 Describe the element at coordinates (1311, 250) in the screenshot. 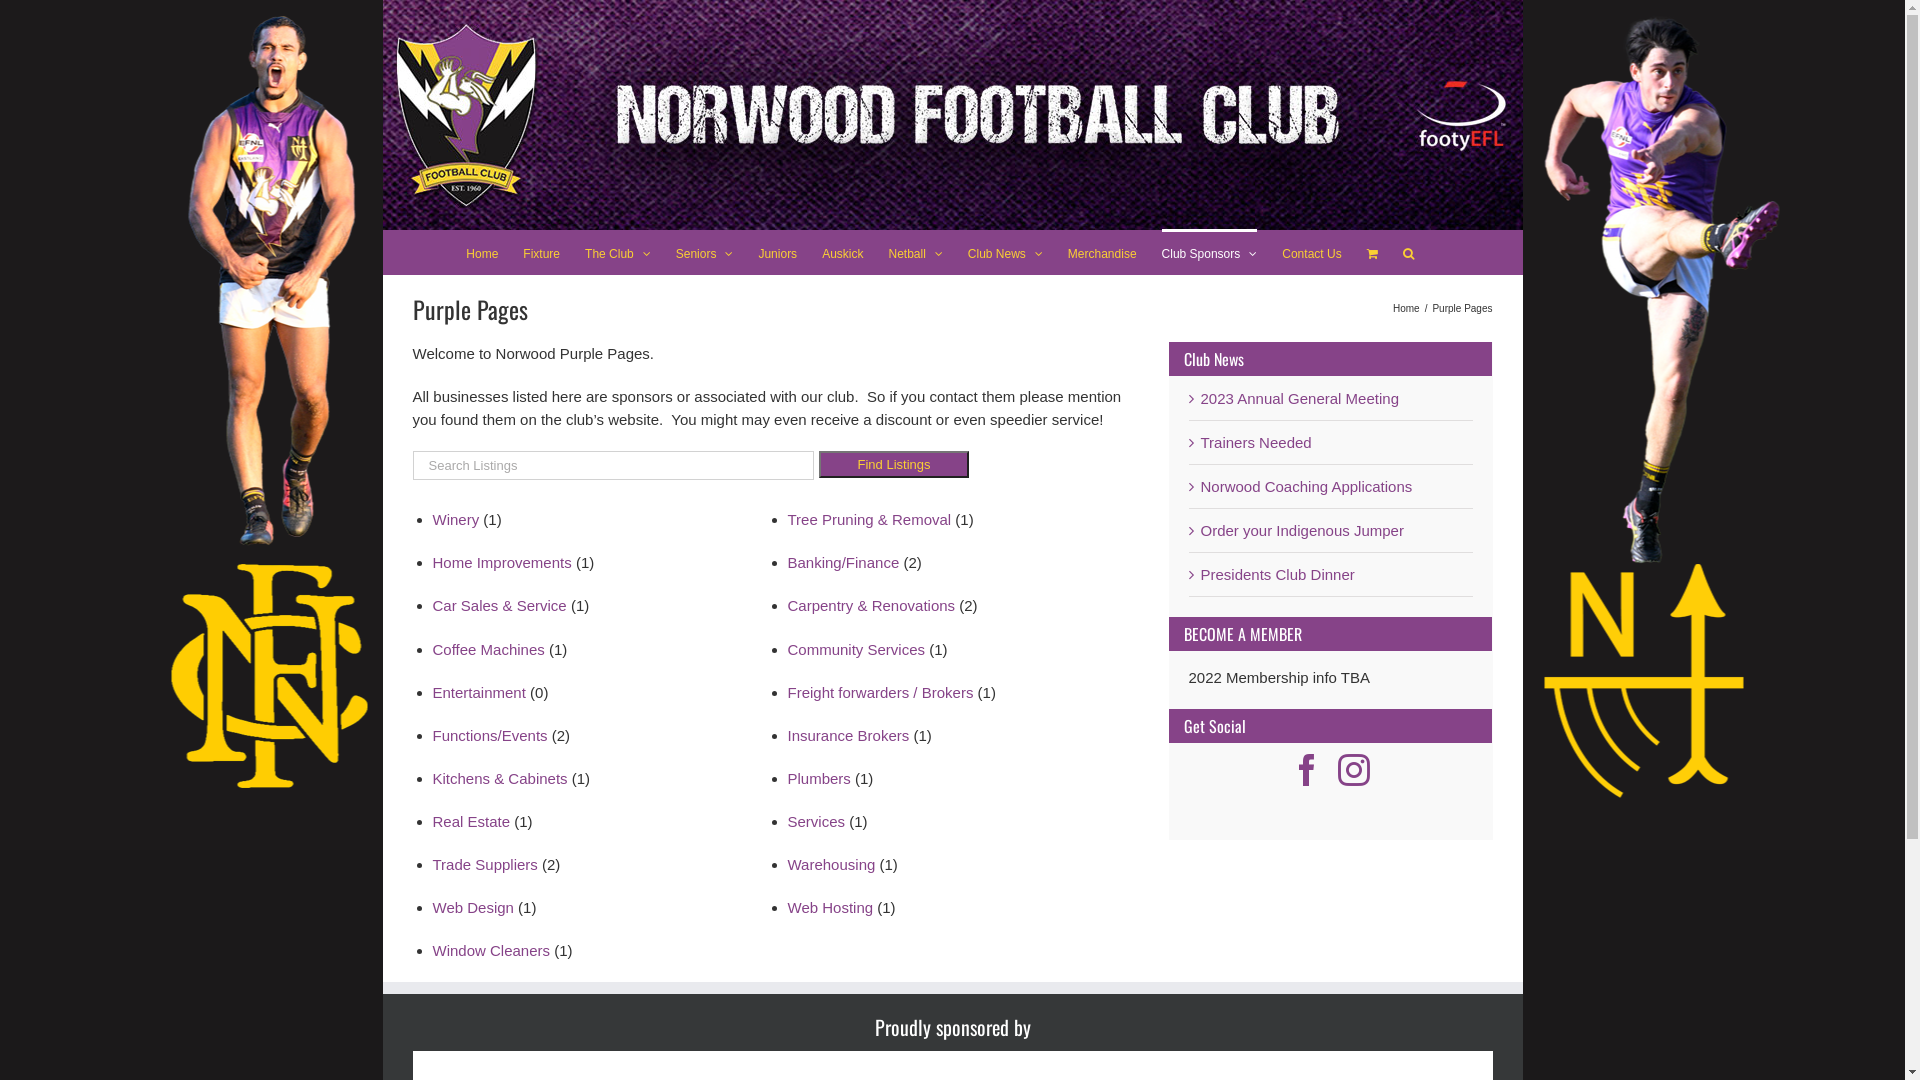

I see `'Contact Us'` at that location.